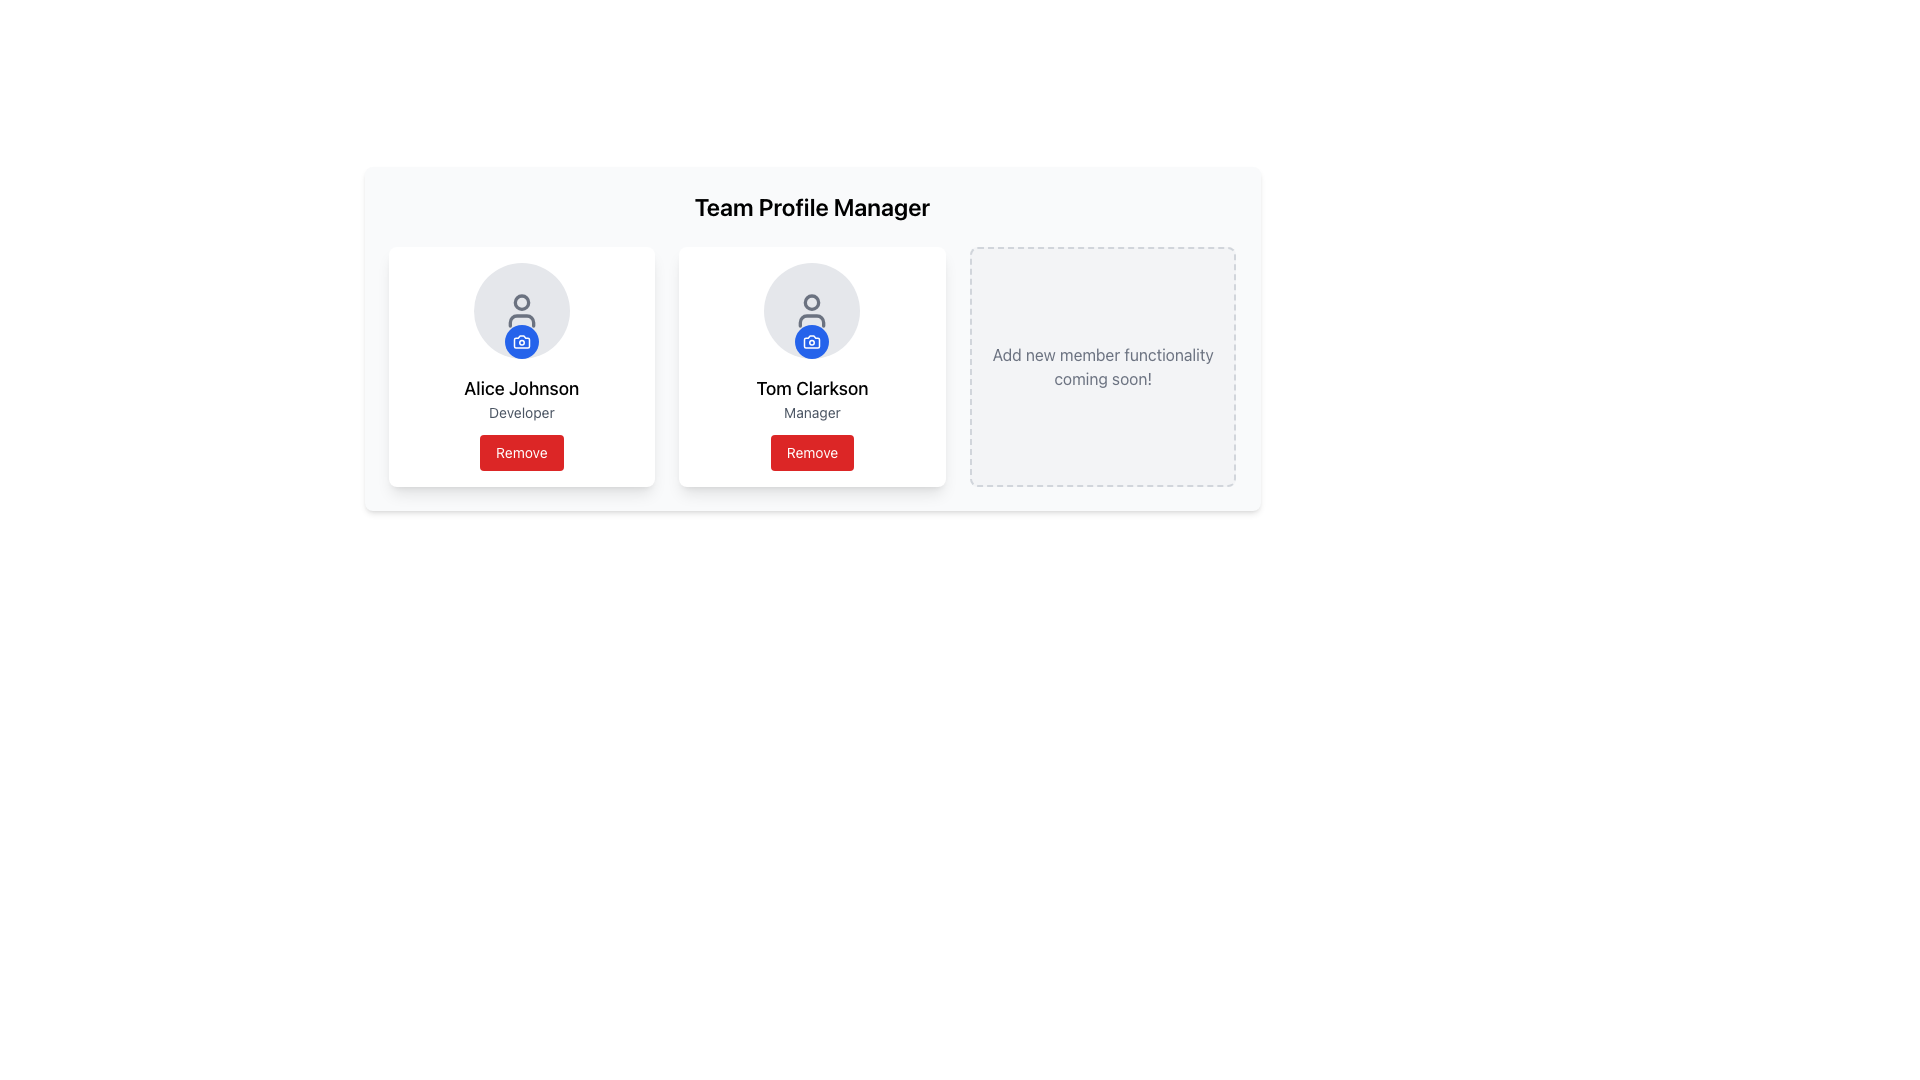 The width and height of the screenshot is (1920, 1080). Describe the element at coordinates (521, 341) in the screenshot. I see `the button with a camera icon located at the bottom center of Alice Johnson's user card` at that location.